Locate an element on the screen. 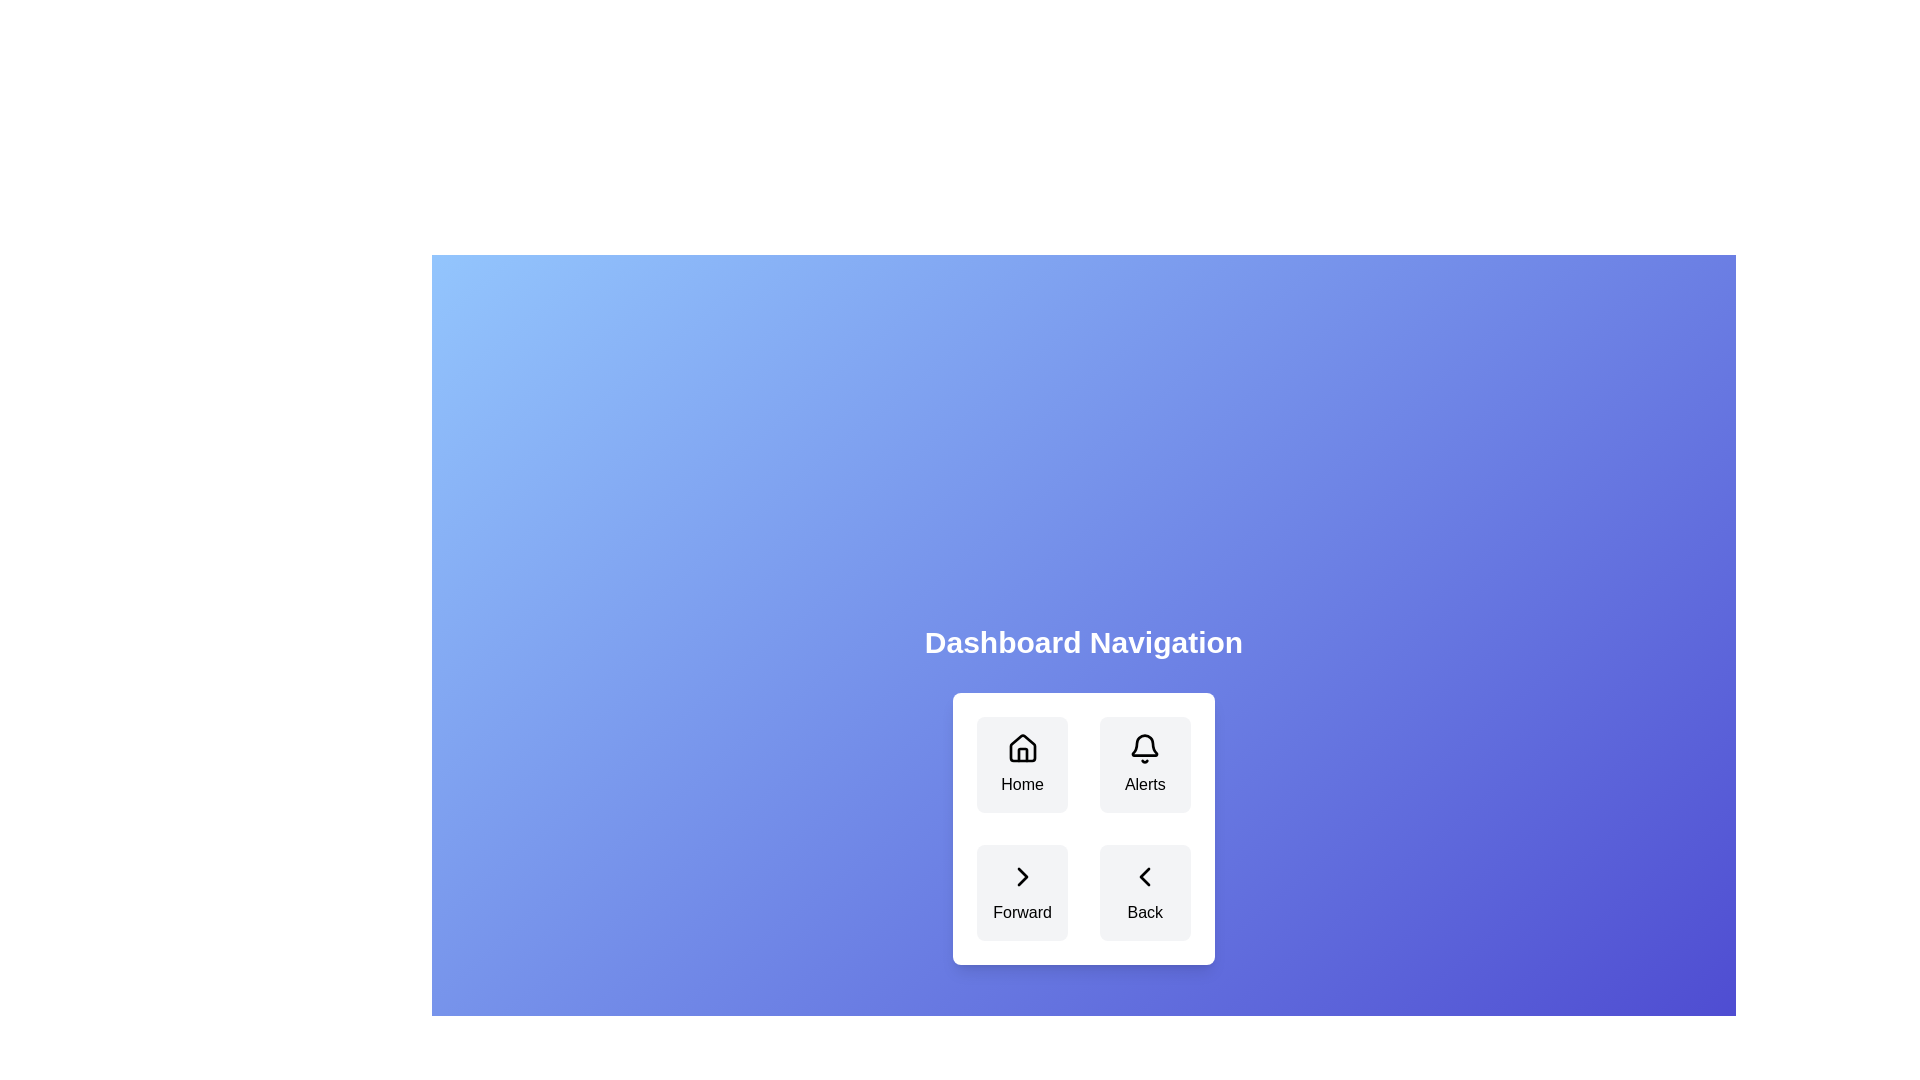 The height and width of the screenshot is (1080, 1920). the 'Forward' button, which is a rectangular button with a light gray background and a black rightward arrow icon, located in the bottom-left of a 2x2 grid within the 'Dashboard Navigation' interface is located at coordinates (1022, 892).